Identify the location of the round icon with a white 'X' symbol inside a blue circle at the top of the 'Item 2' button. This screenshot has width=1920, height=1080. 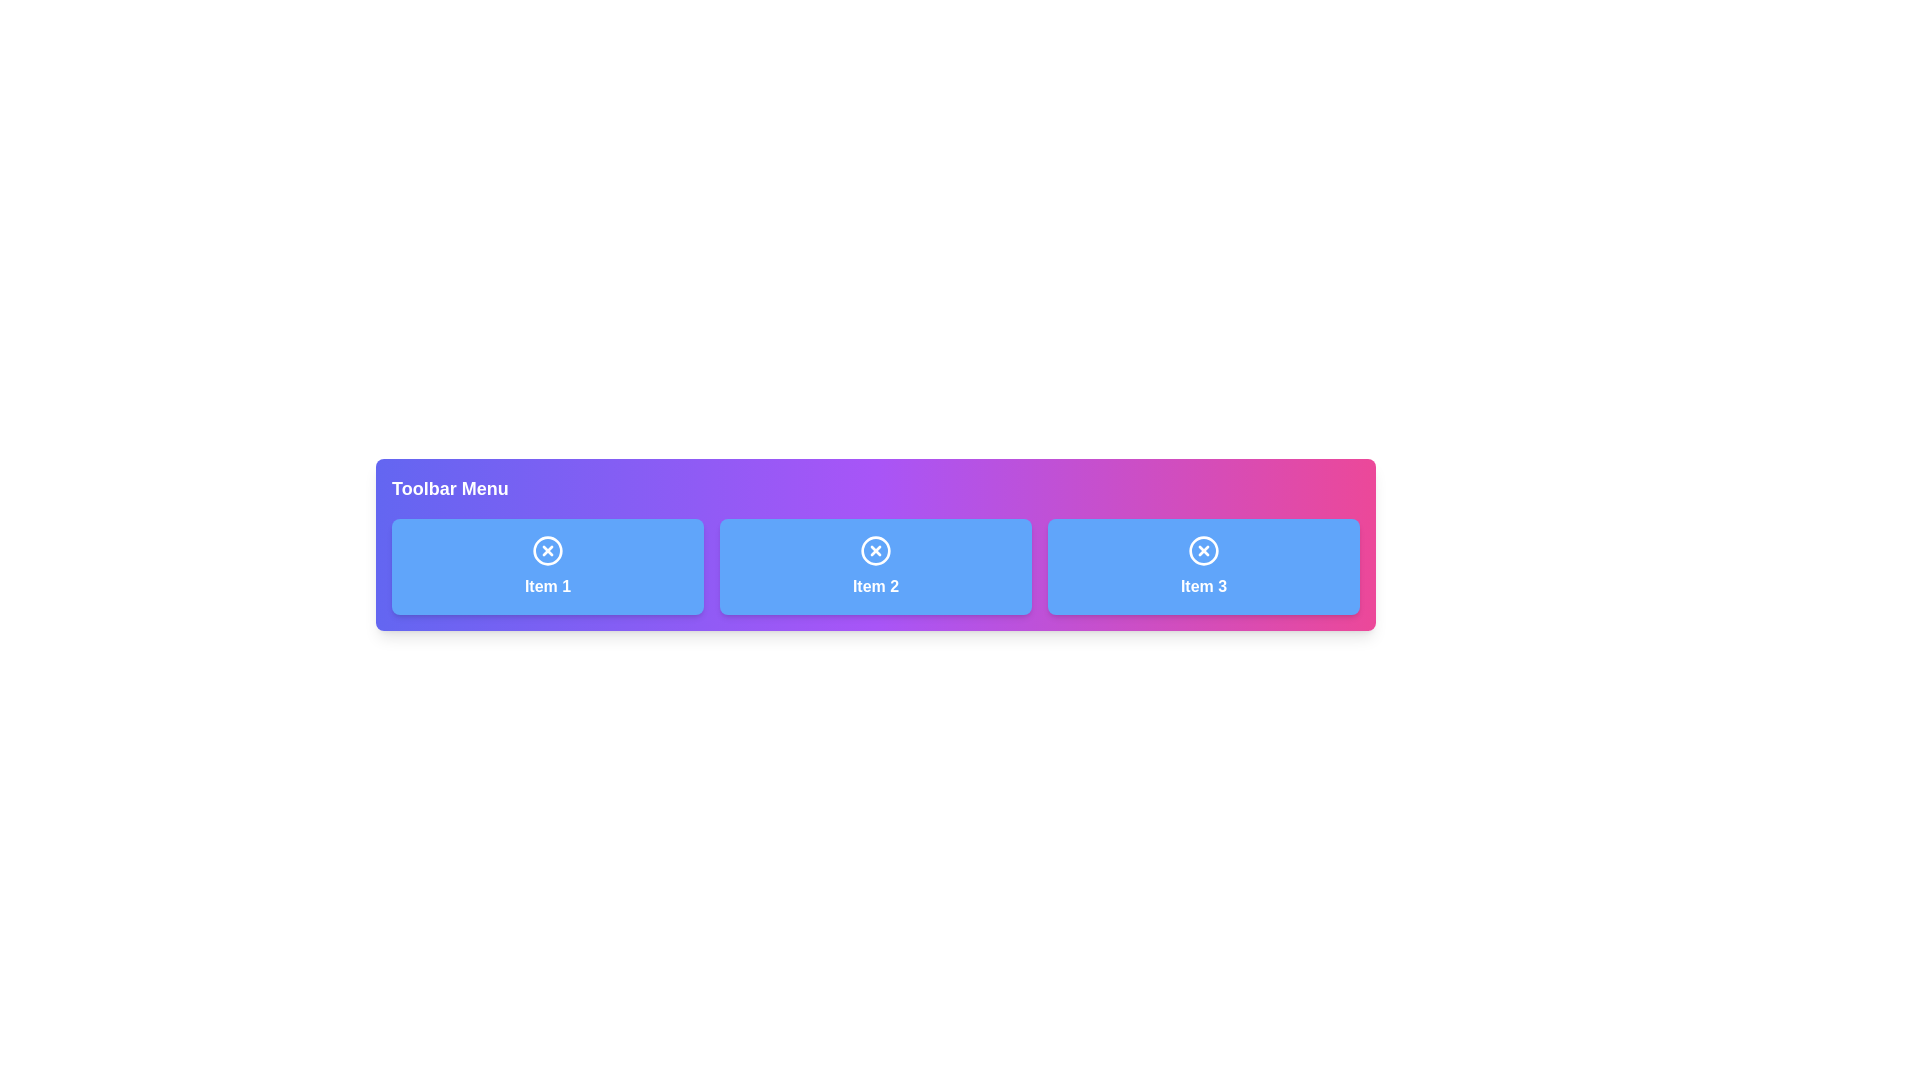
(875, 551).